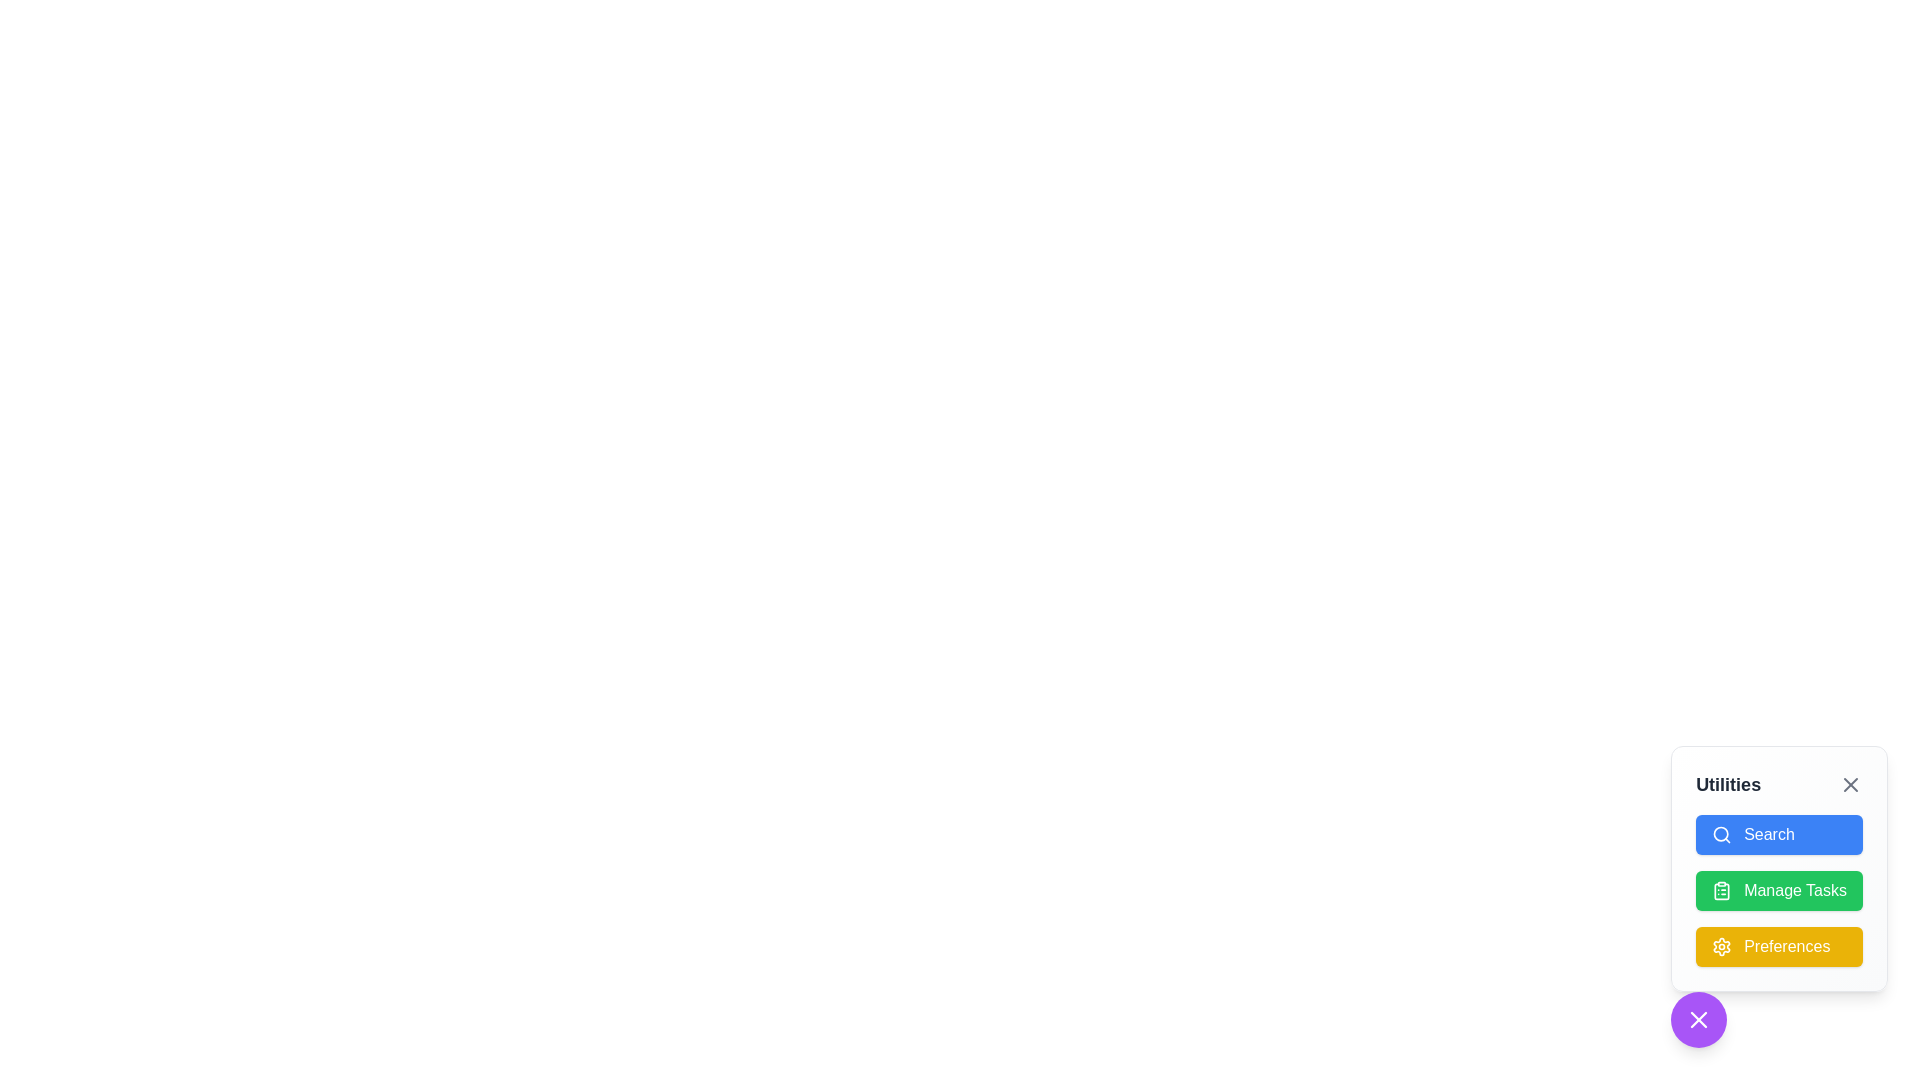  Describe the element at coordinates (1779, 890) in the screenshot. I see `the 'Manage Tasks' button with a green background and white text` at that location.